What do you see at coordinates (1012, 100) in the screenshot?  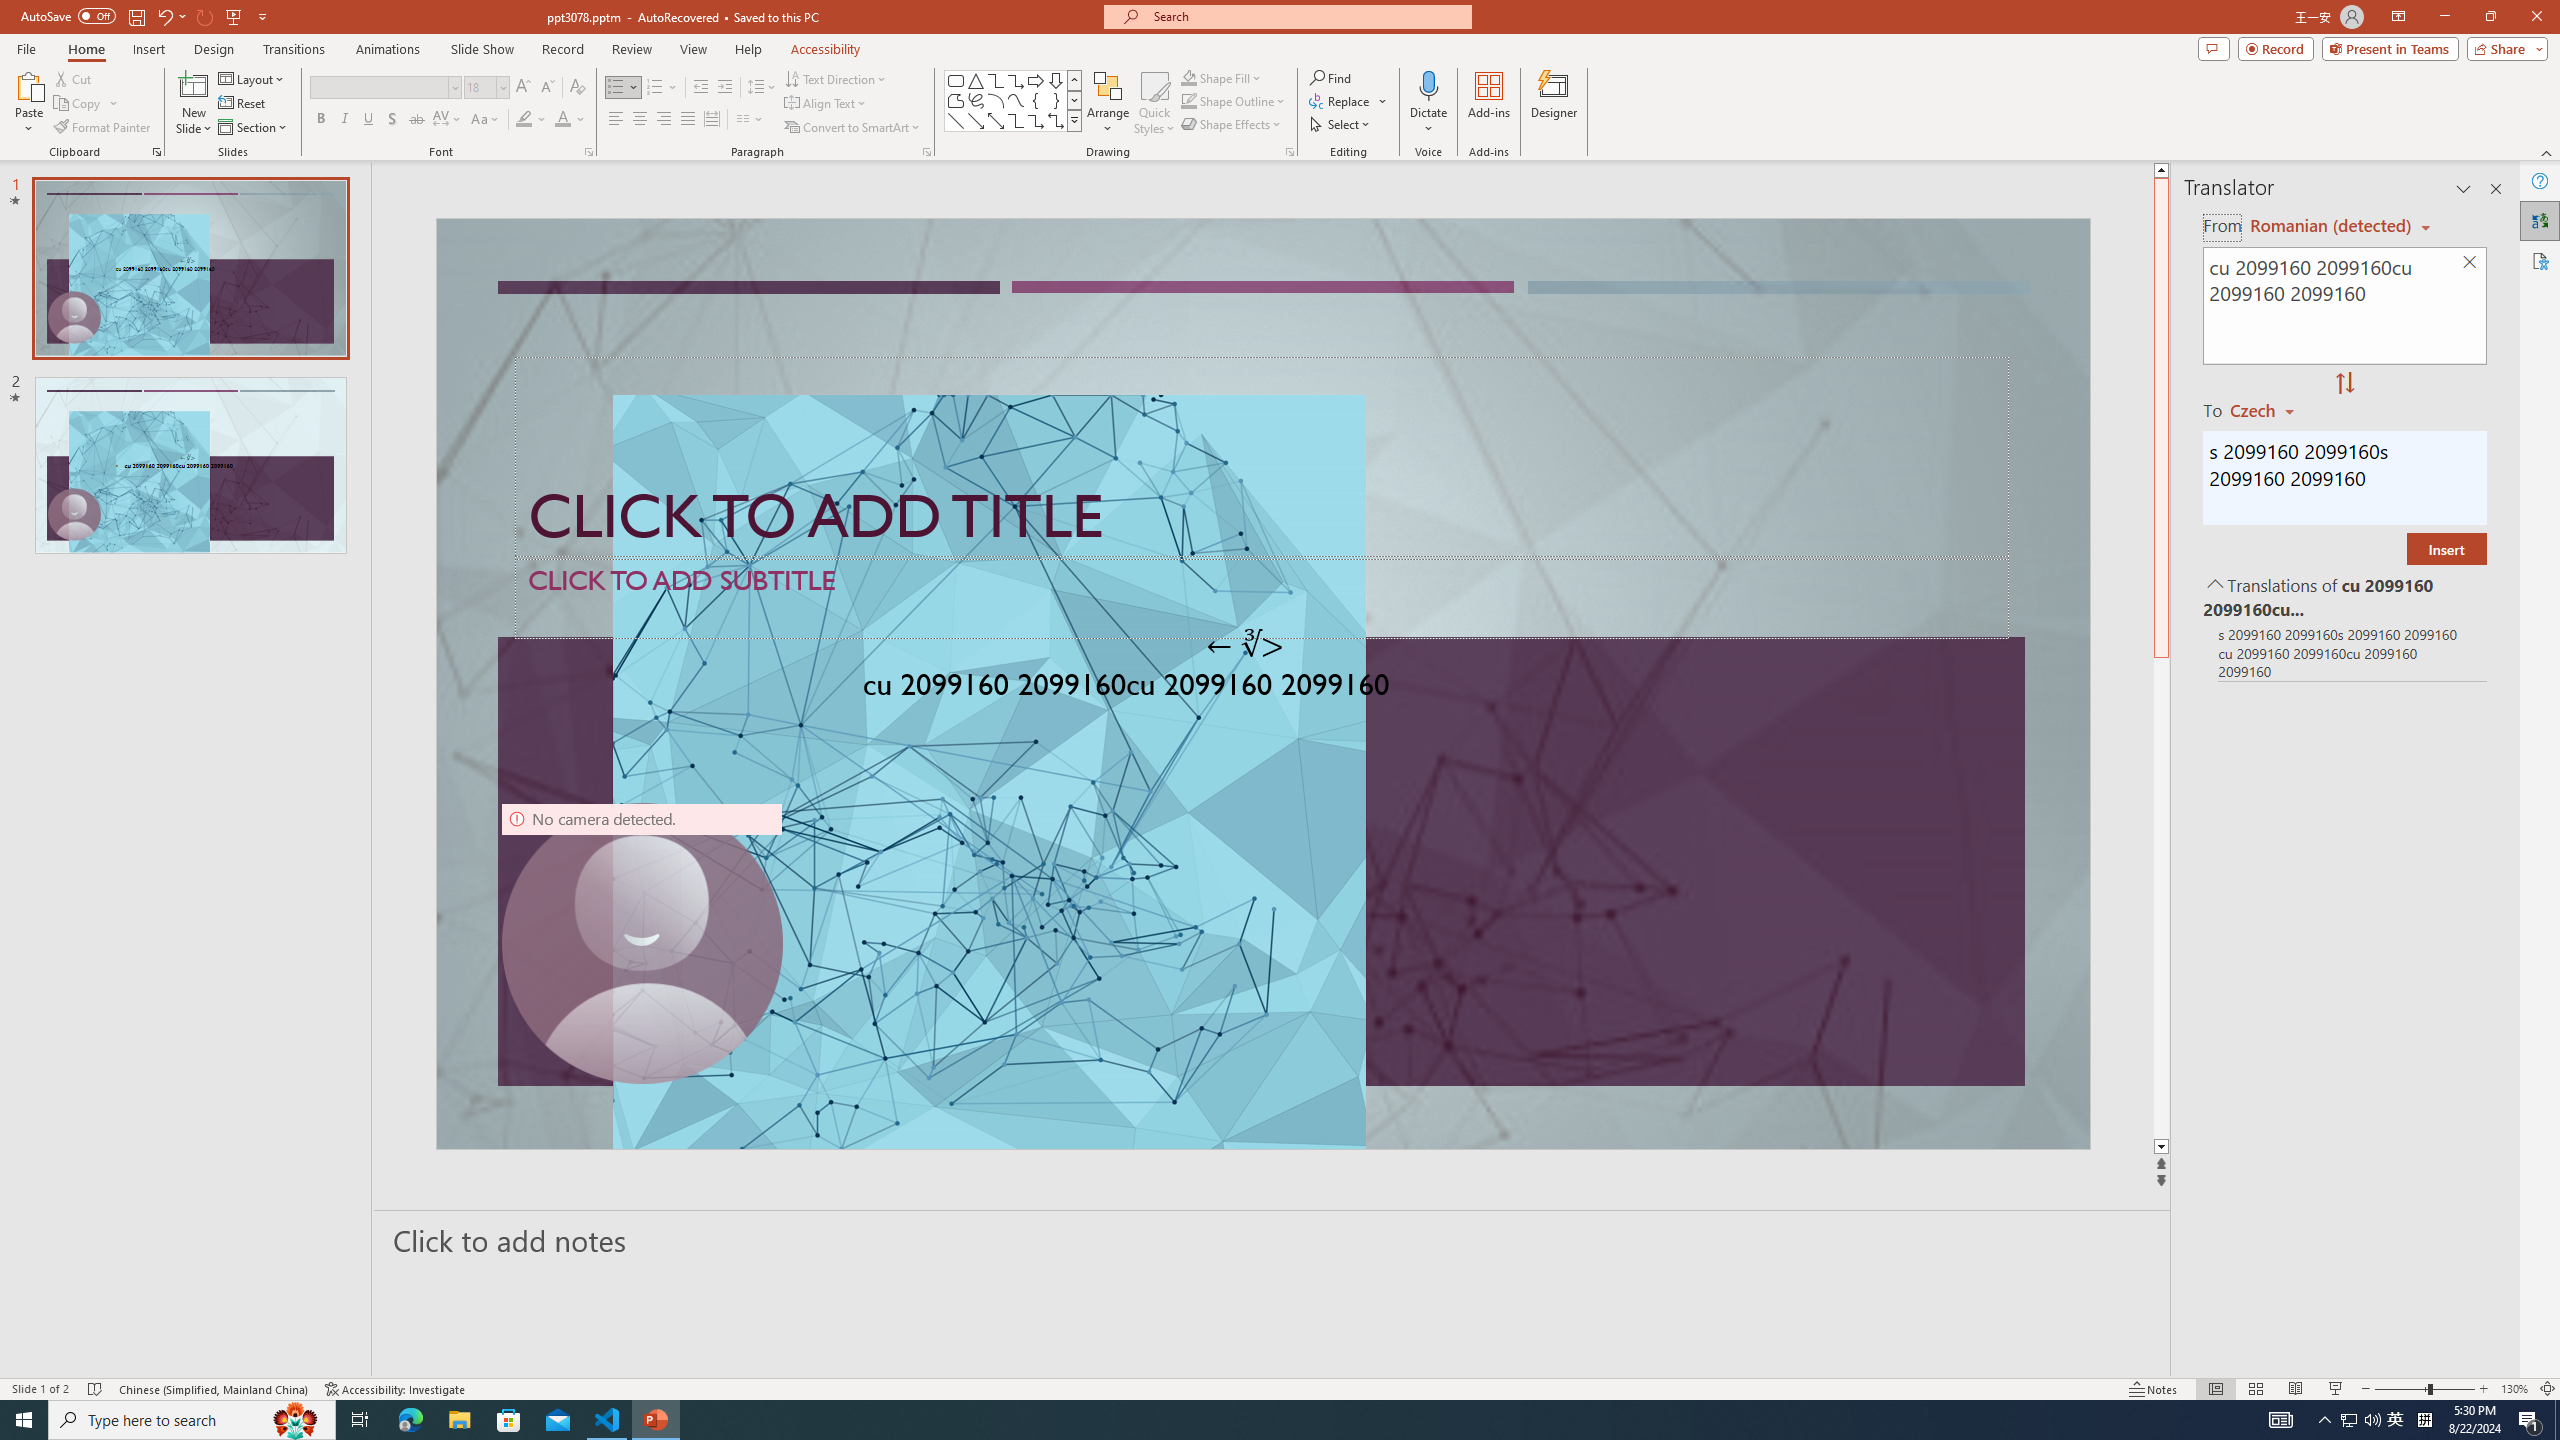 I see `'AutomationID: ShapesInsertGallery'` at bounding box center [1012, 100].